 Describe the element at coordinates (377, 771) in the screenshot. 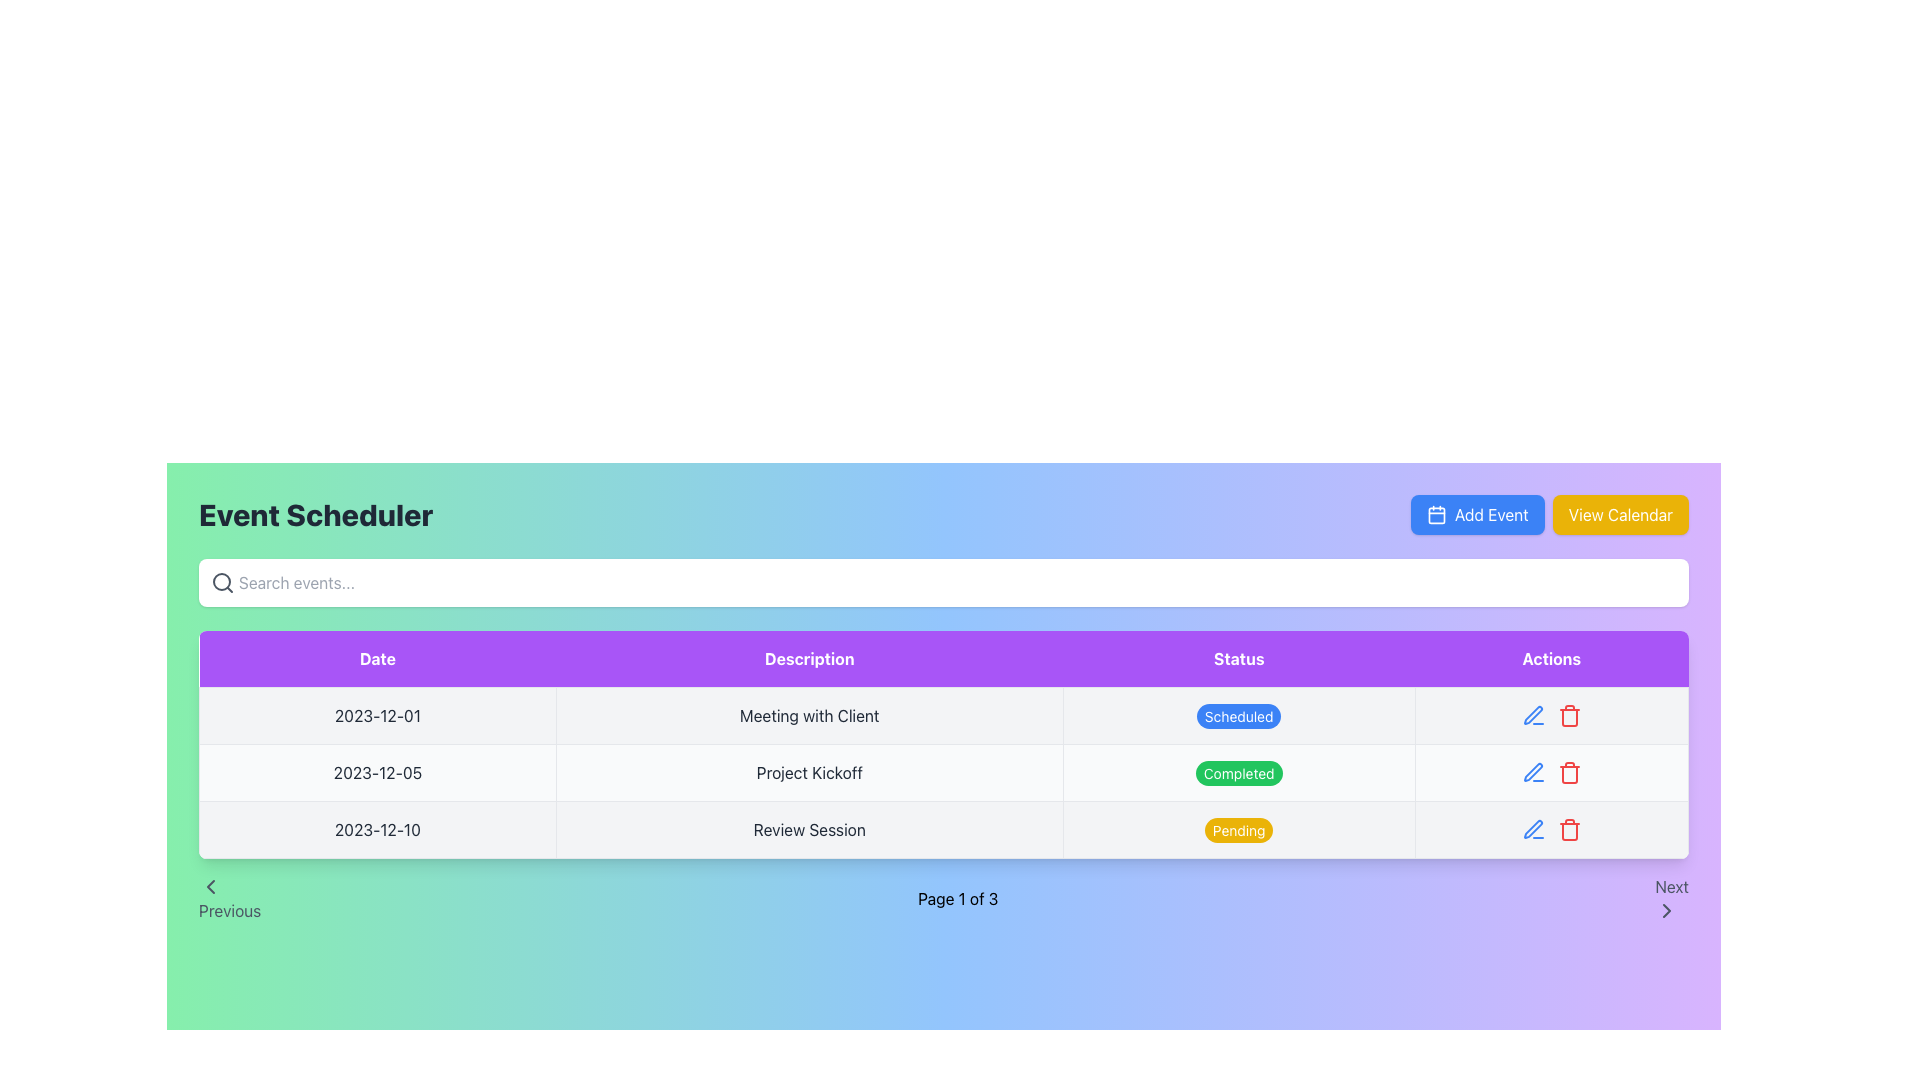

I see `the Text label that displays the date of a specific event in the schedule, located in the second row under the 'Date' column` at that location.